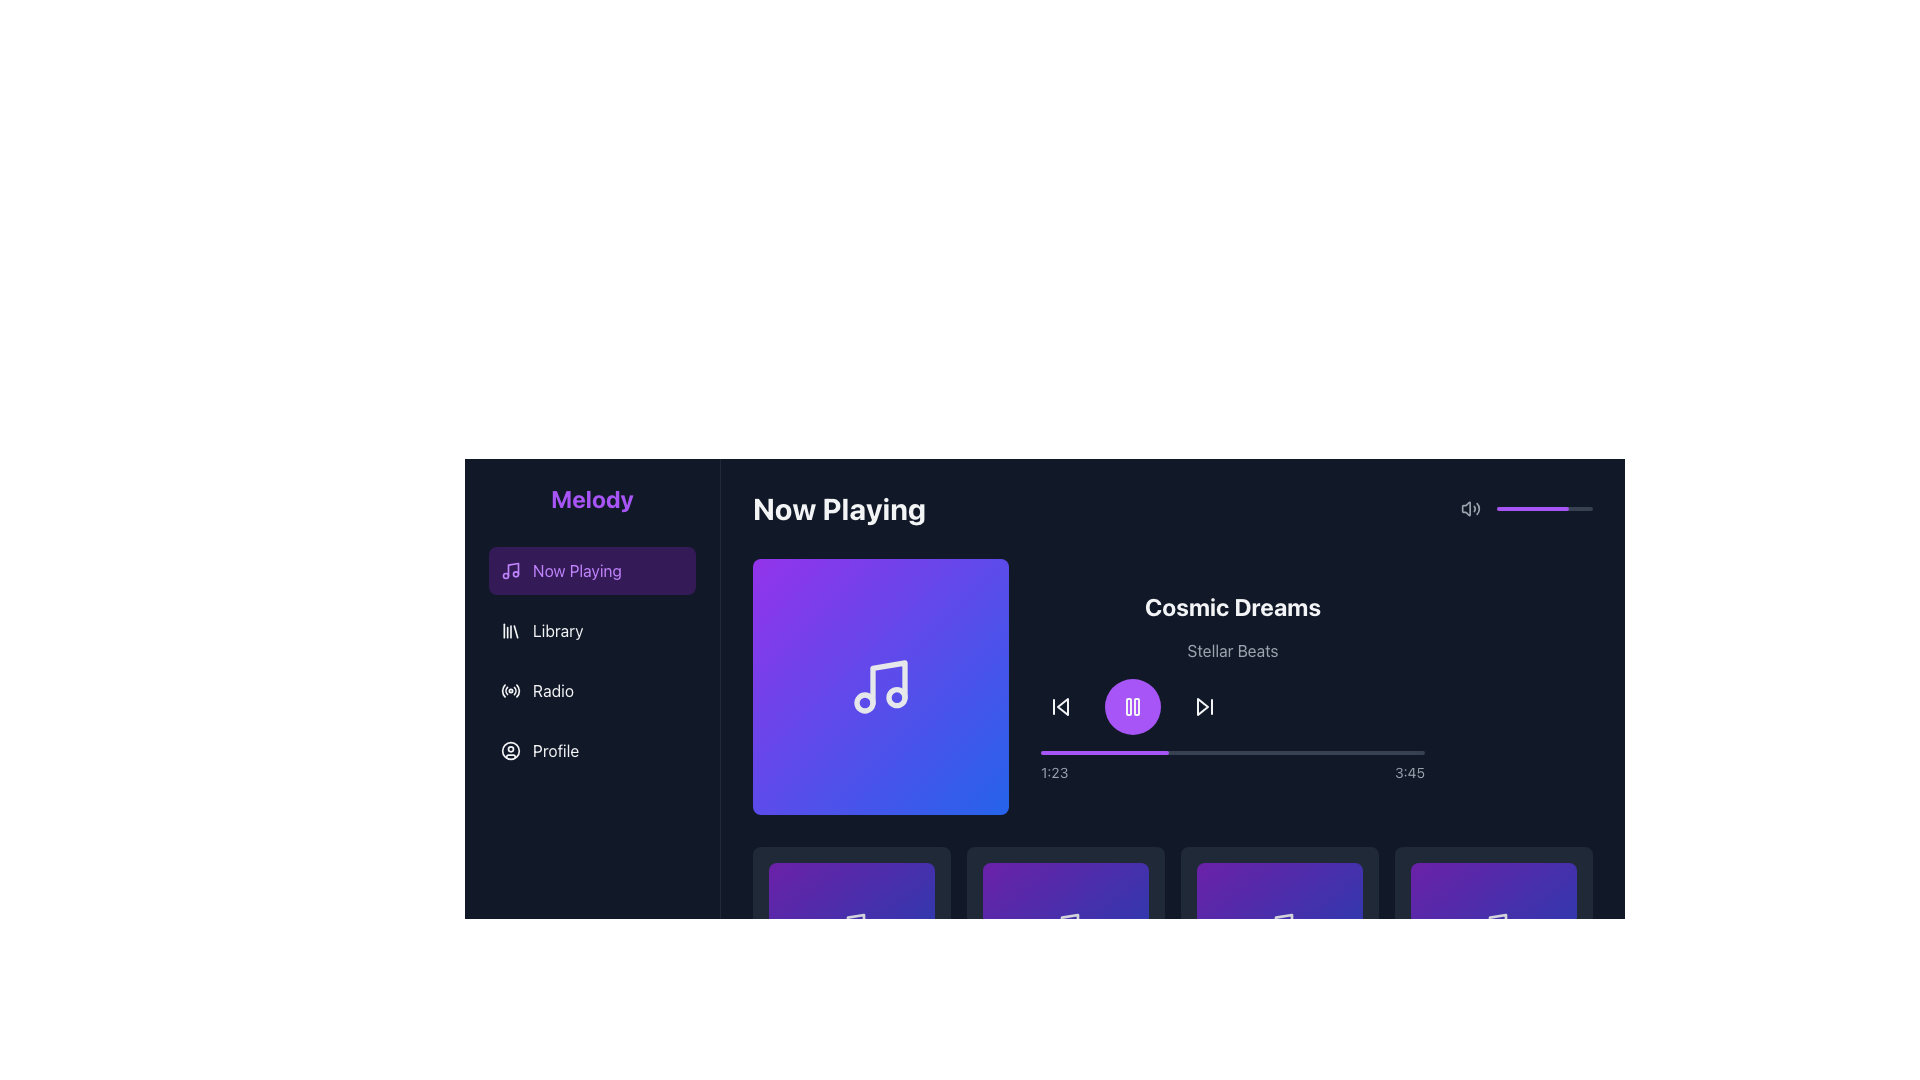 This screenshot has width=1920, height=1080. I want to click on the Progress Indicator located in the top-right region of the interface, which visually indicates playback progress in a media player, so click(1103, 752).